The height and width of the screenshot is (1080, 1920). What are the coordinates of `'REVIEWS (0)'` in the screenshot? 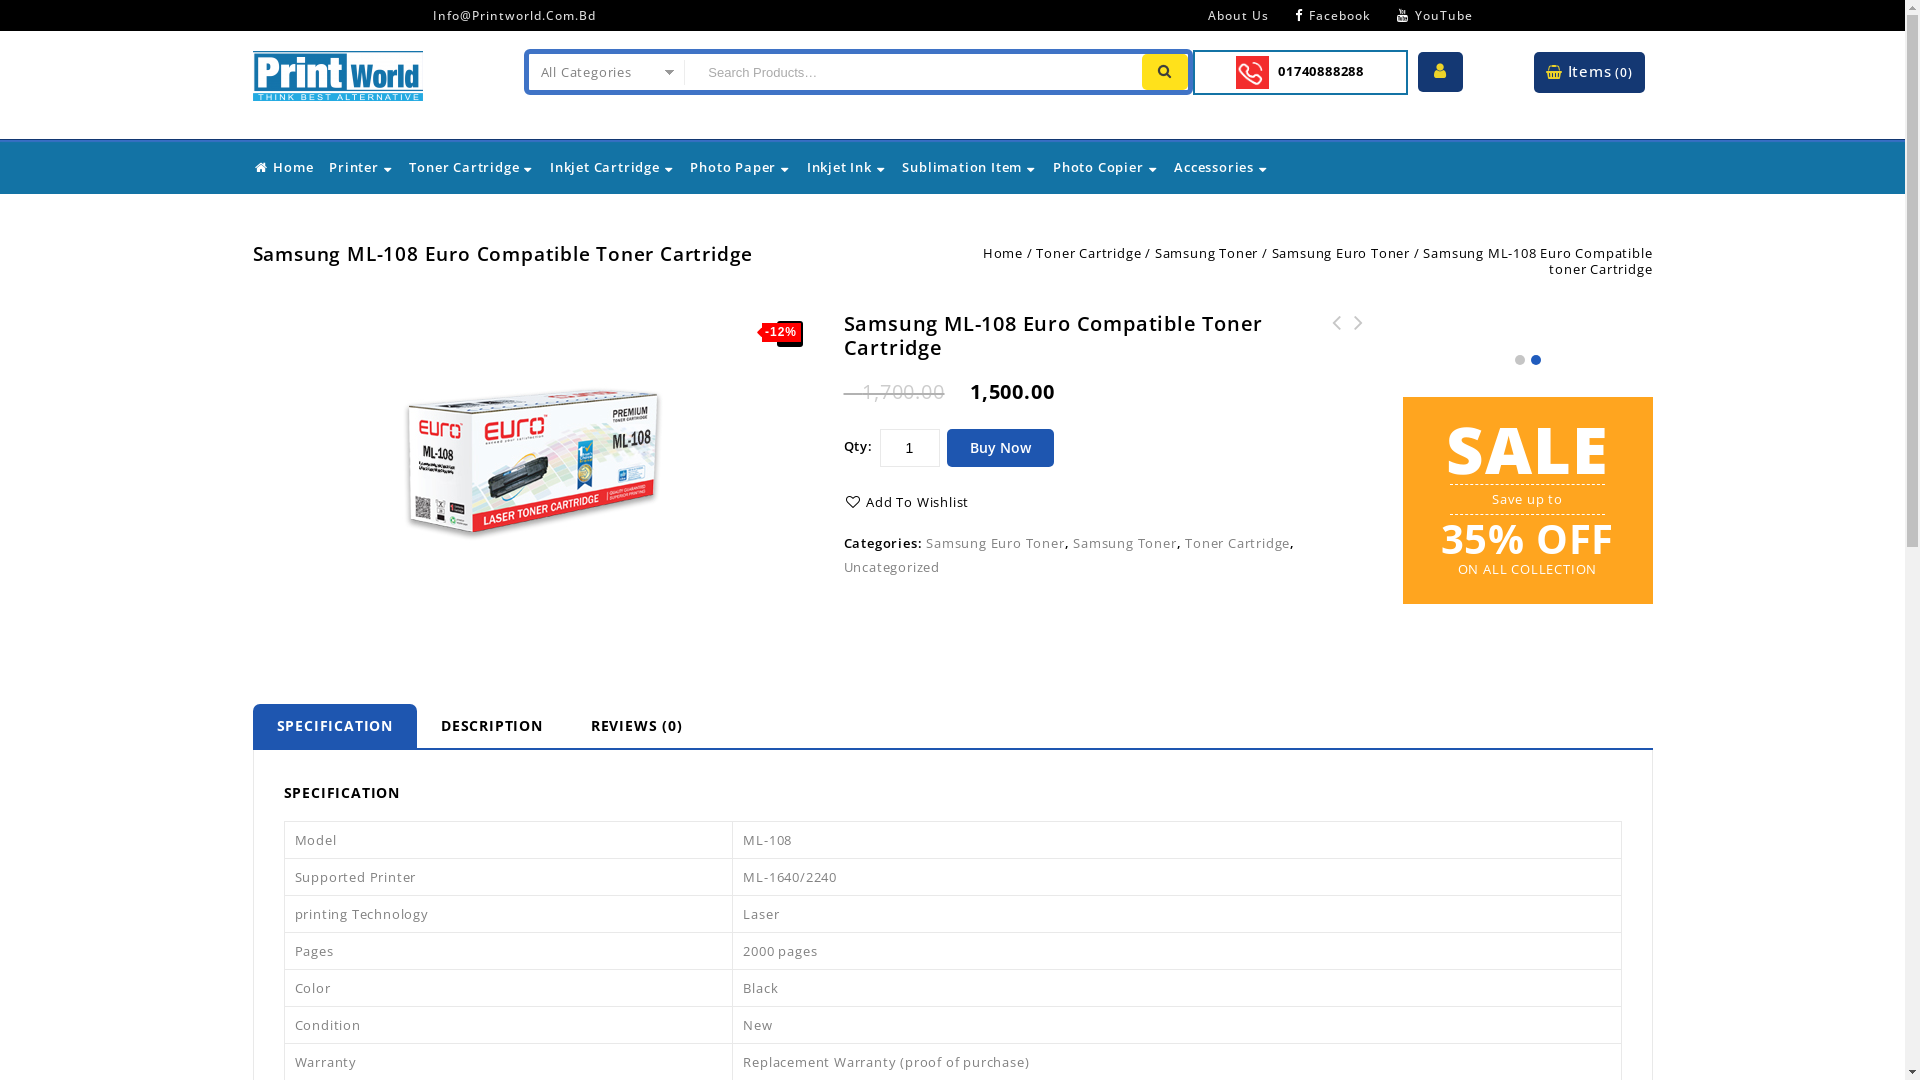 It's located at (636, 725).